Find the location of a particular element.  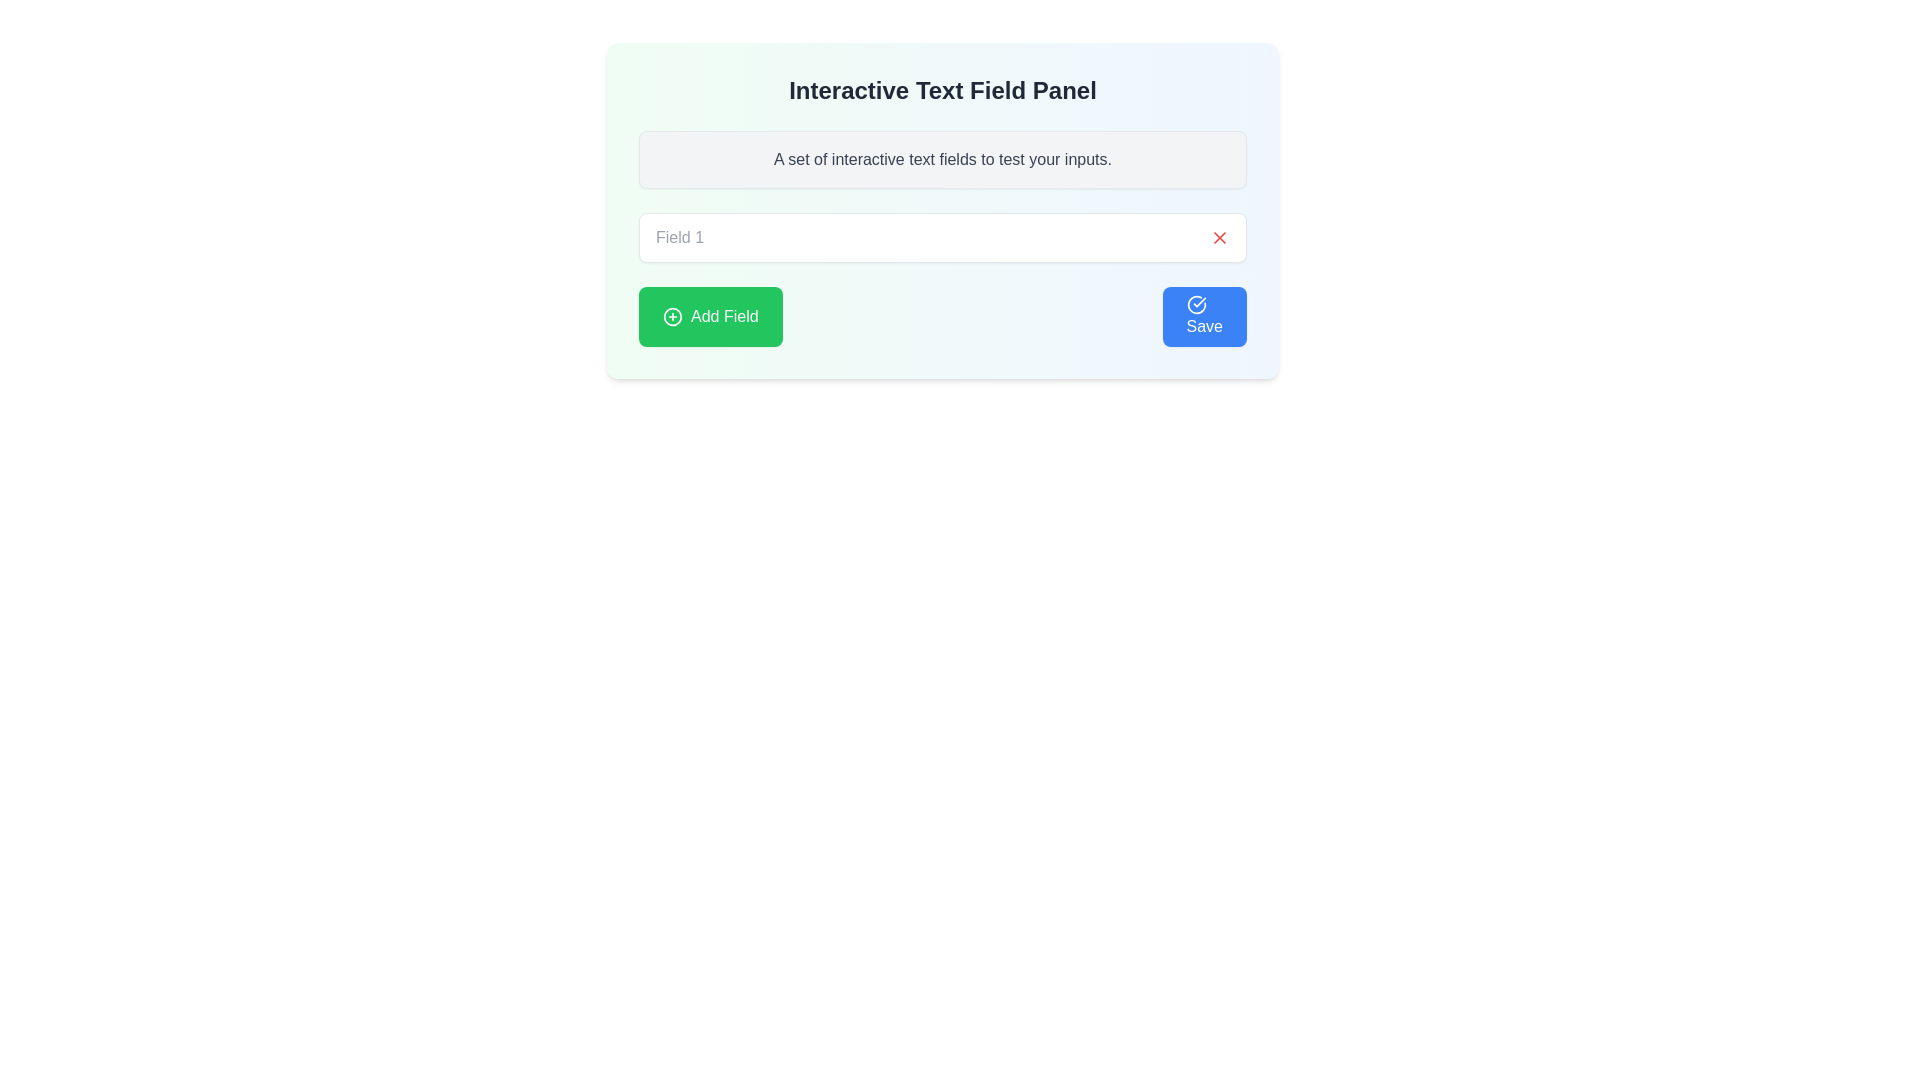

the 'Save' button located on the right side of the button group to initiate a save action is located at coordinates (1203, 315).